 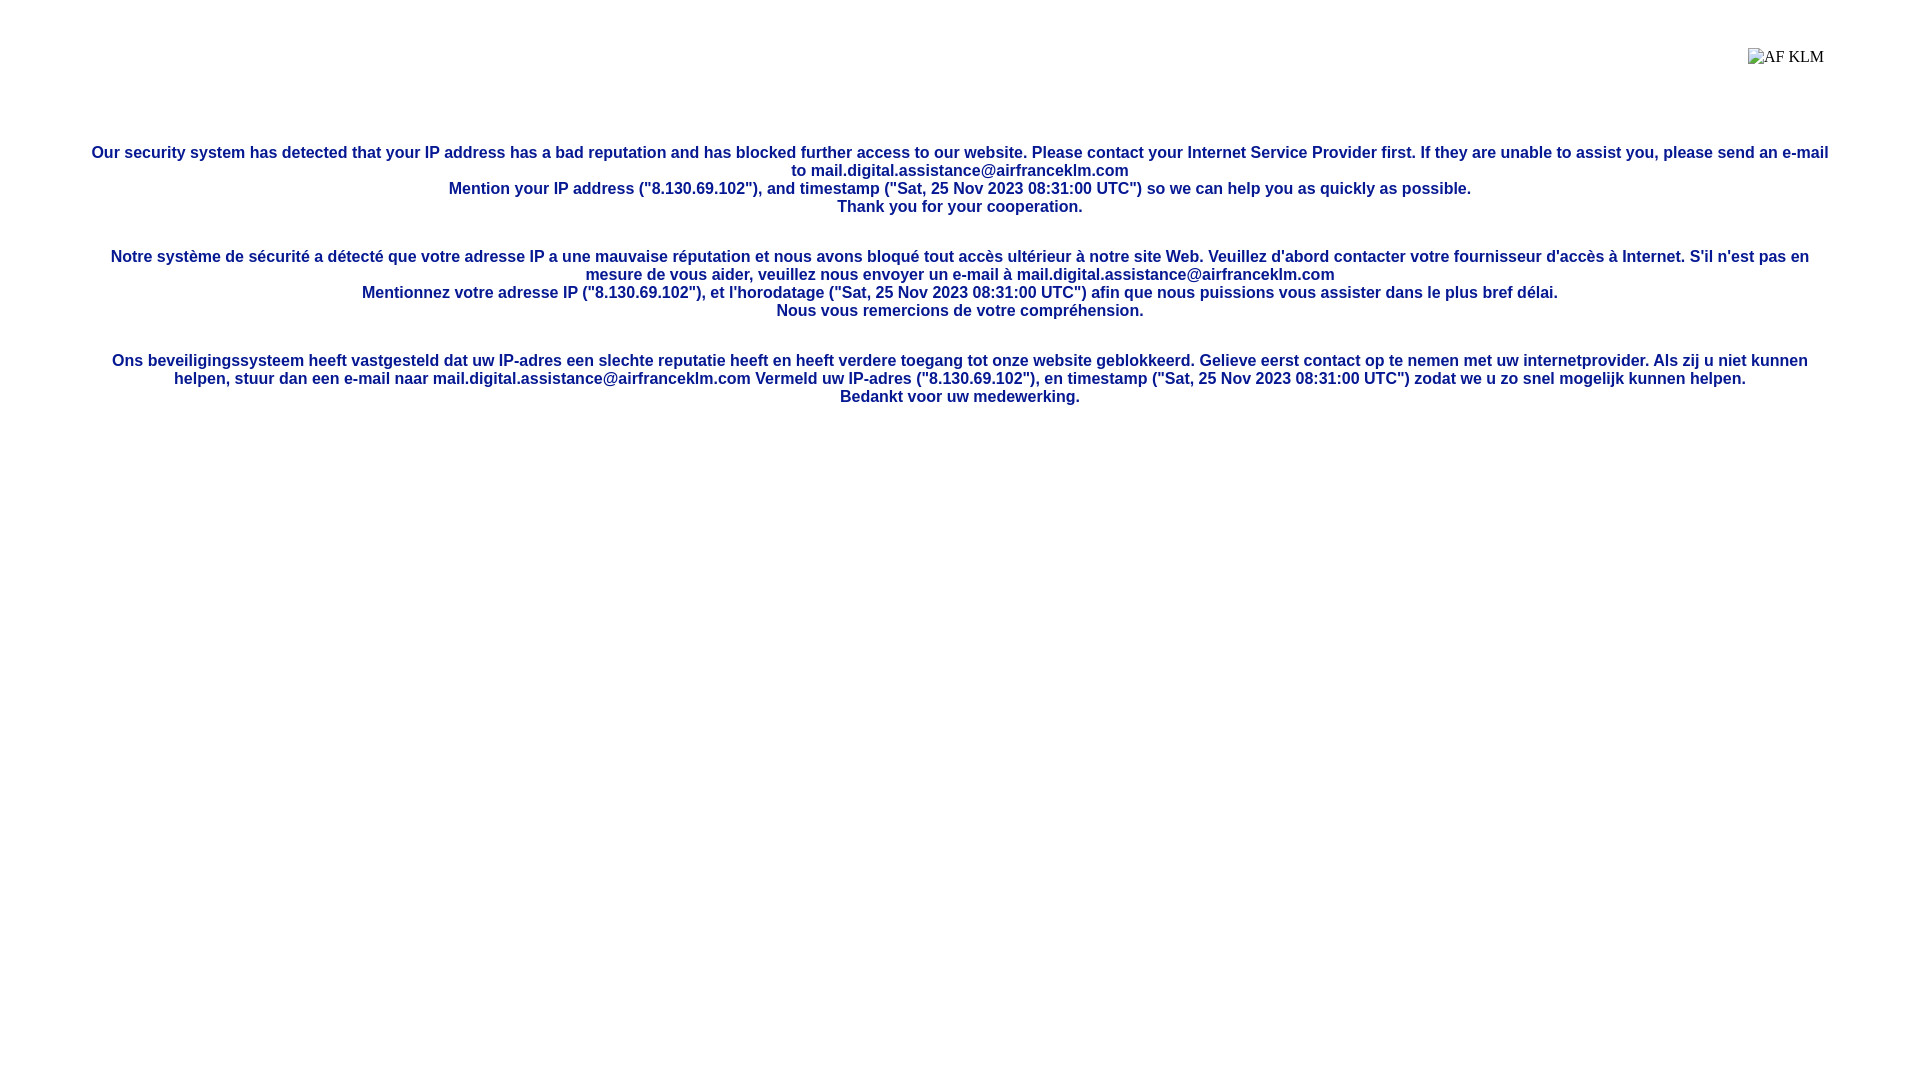 What do you see at coordinates (1746, 71) in the screenshot?
I see `'AF KLM'` at bounding box center [1746, 71].